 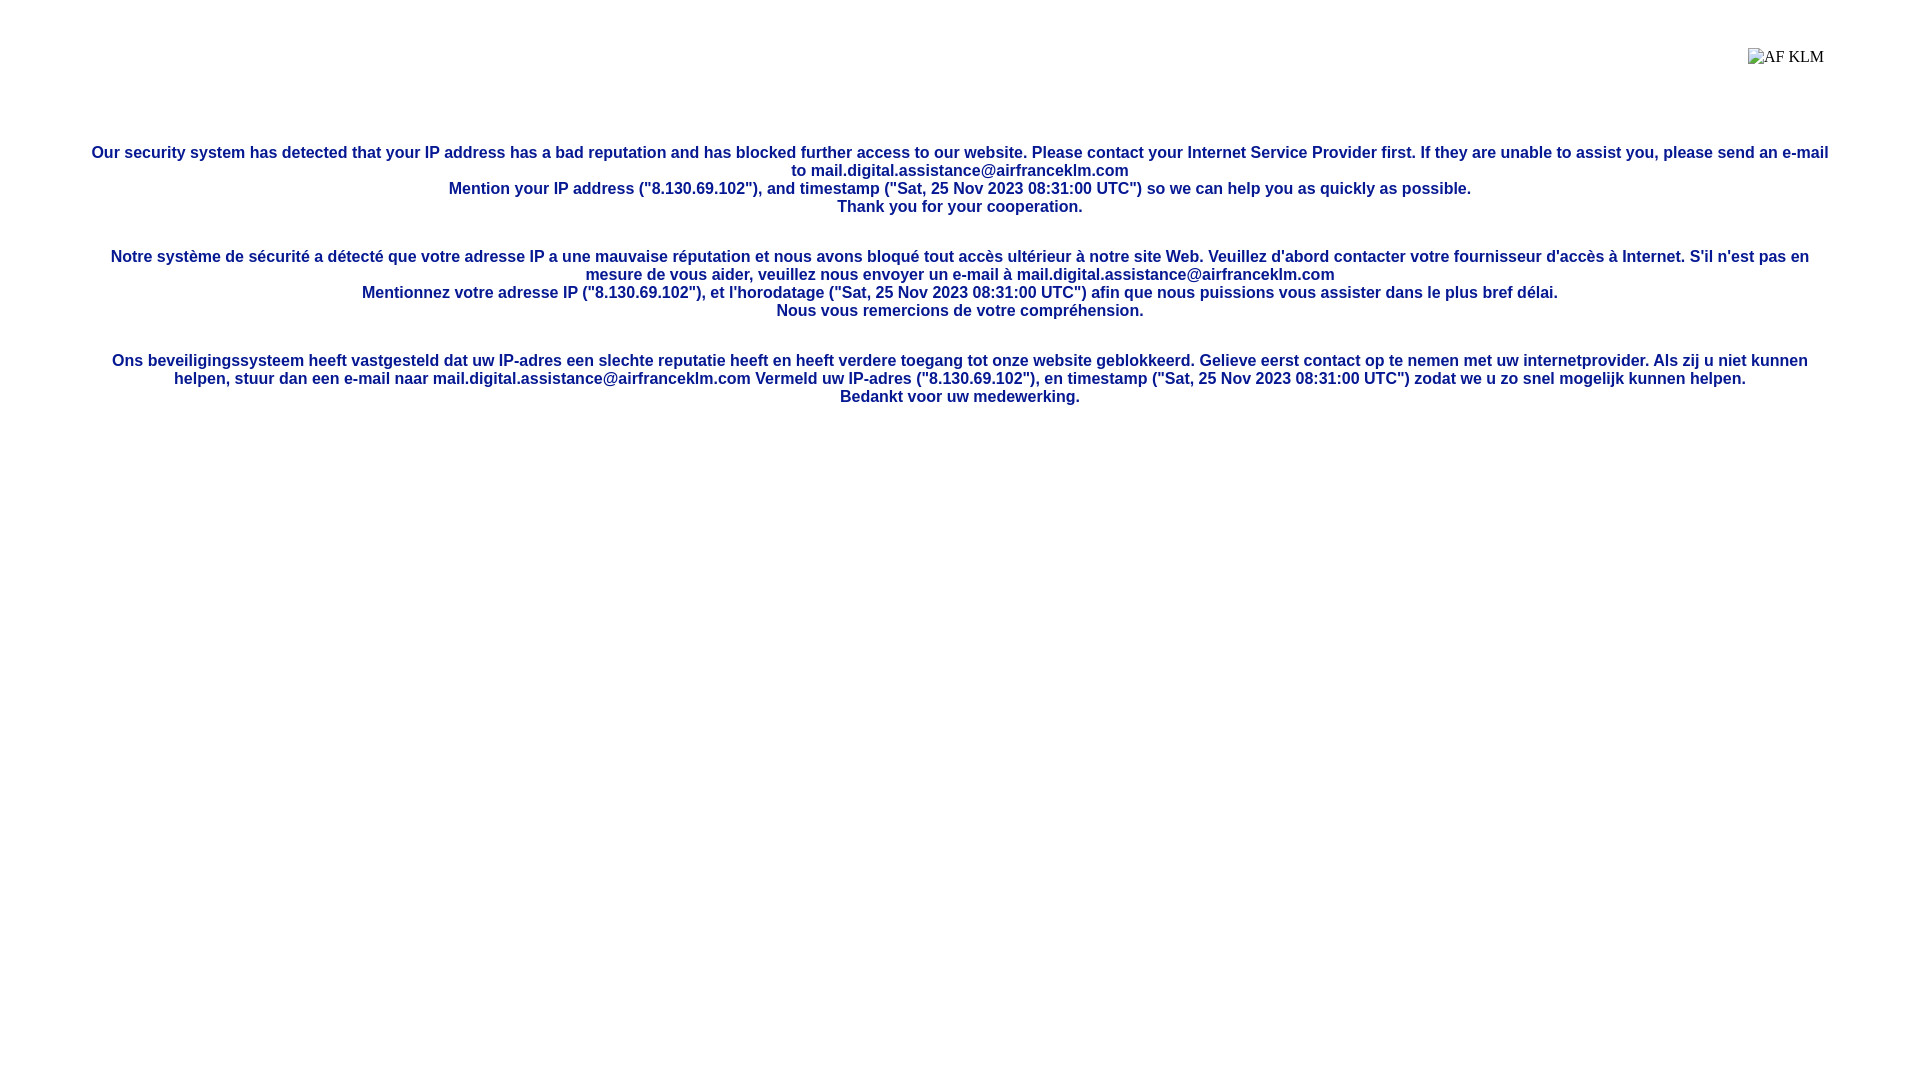 What do you see at coordinates (1746, 71) in the screenshot?
I see `'AF KLM'` at bounding box center [1746, 71].